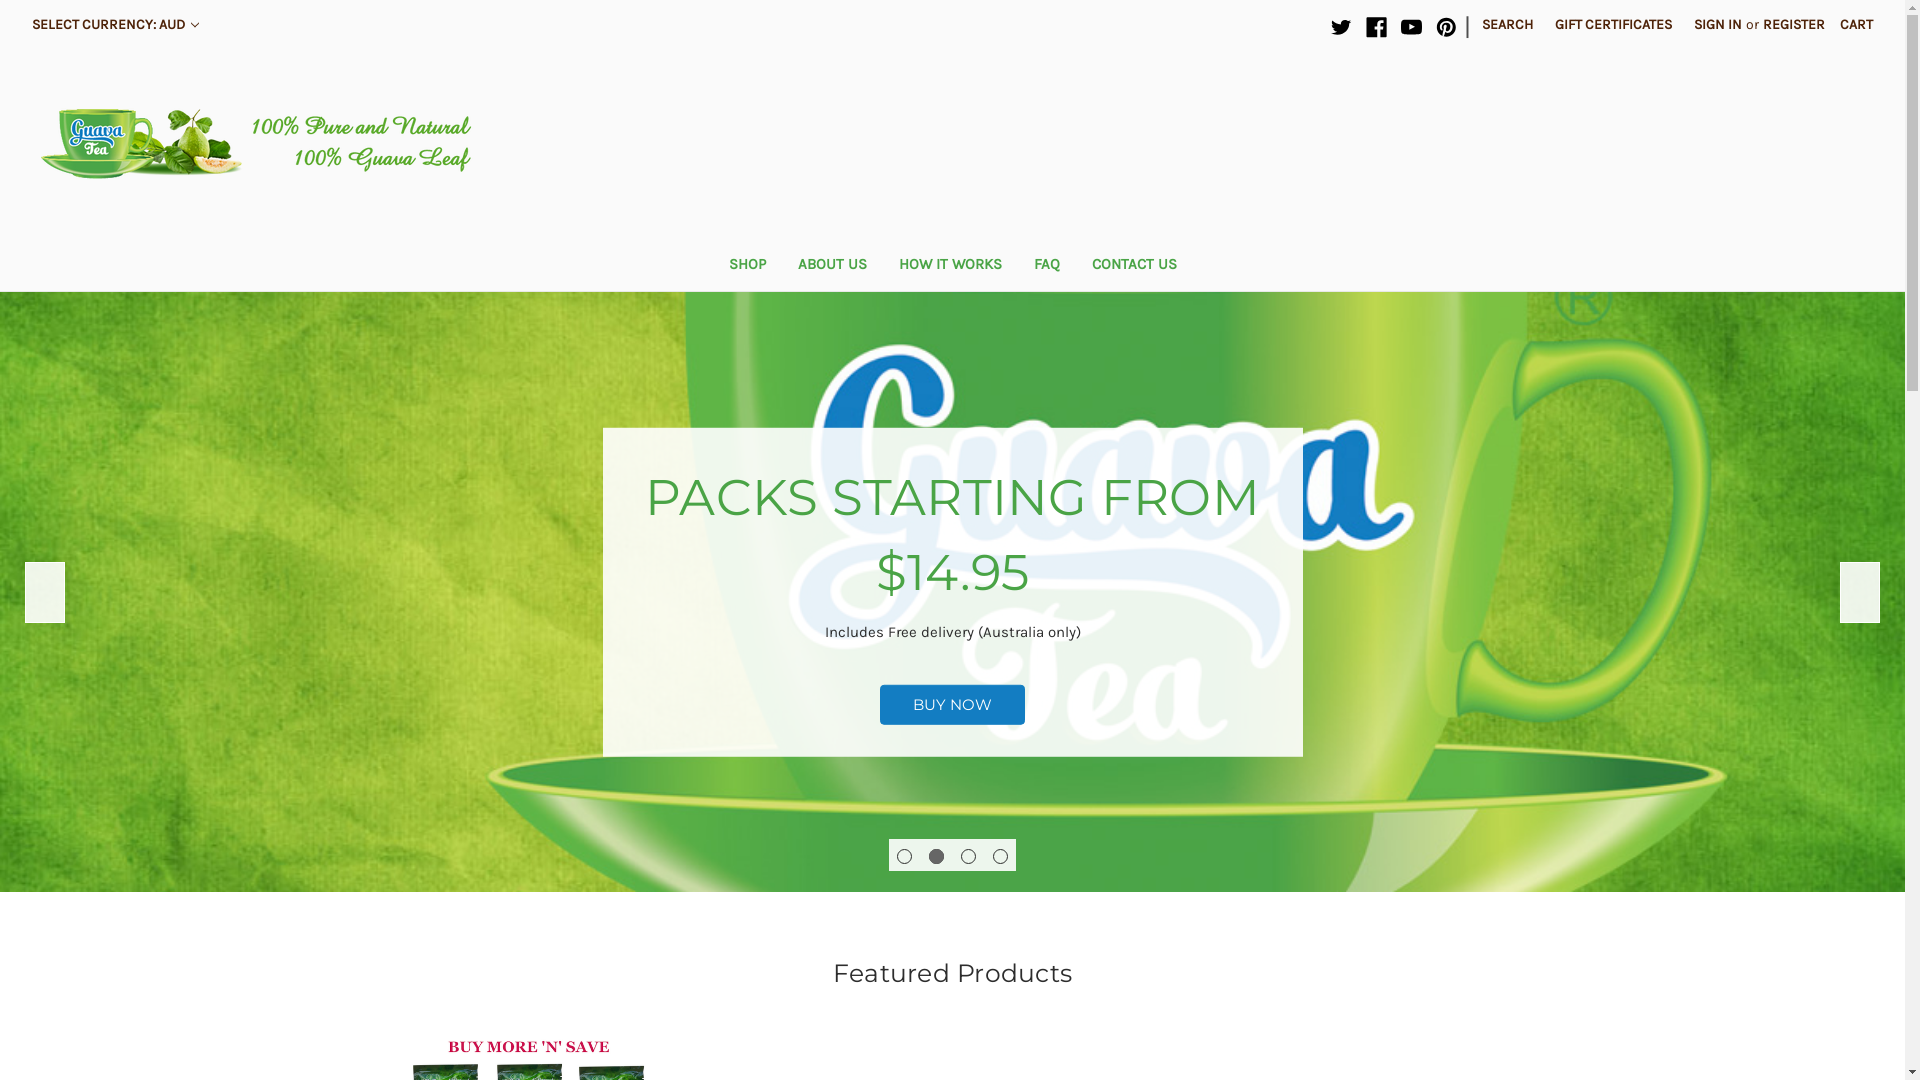  What do you see at coordinates (1045, 265) in the screenshot?
I see `'FAQ'` at bounding box center [1045, 265].